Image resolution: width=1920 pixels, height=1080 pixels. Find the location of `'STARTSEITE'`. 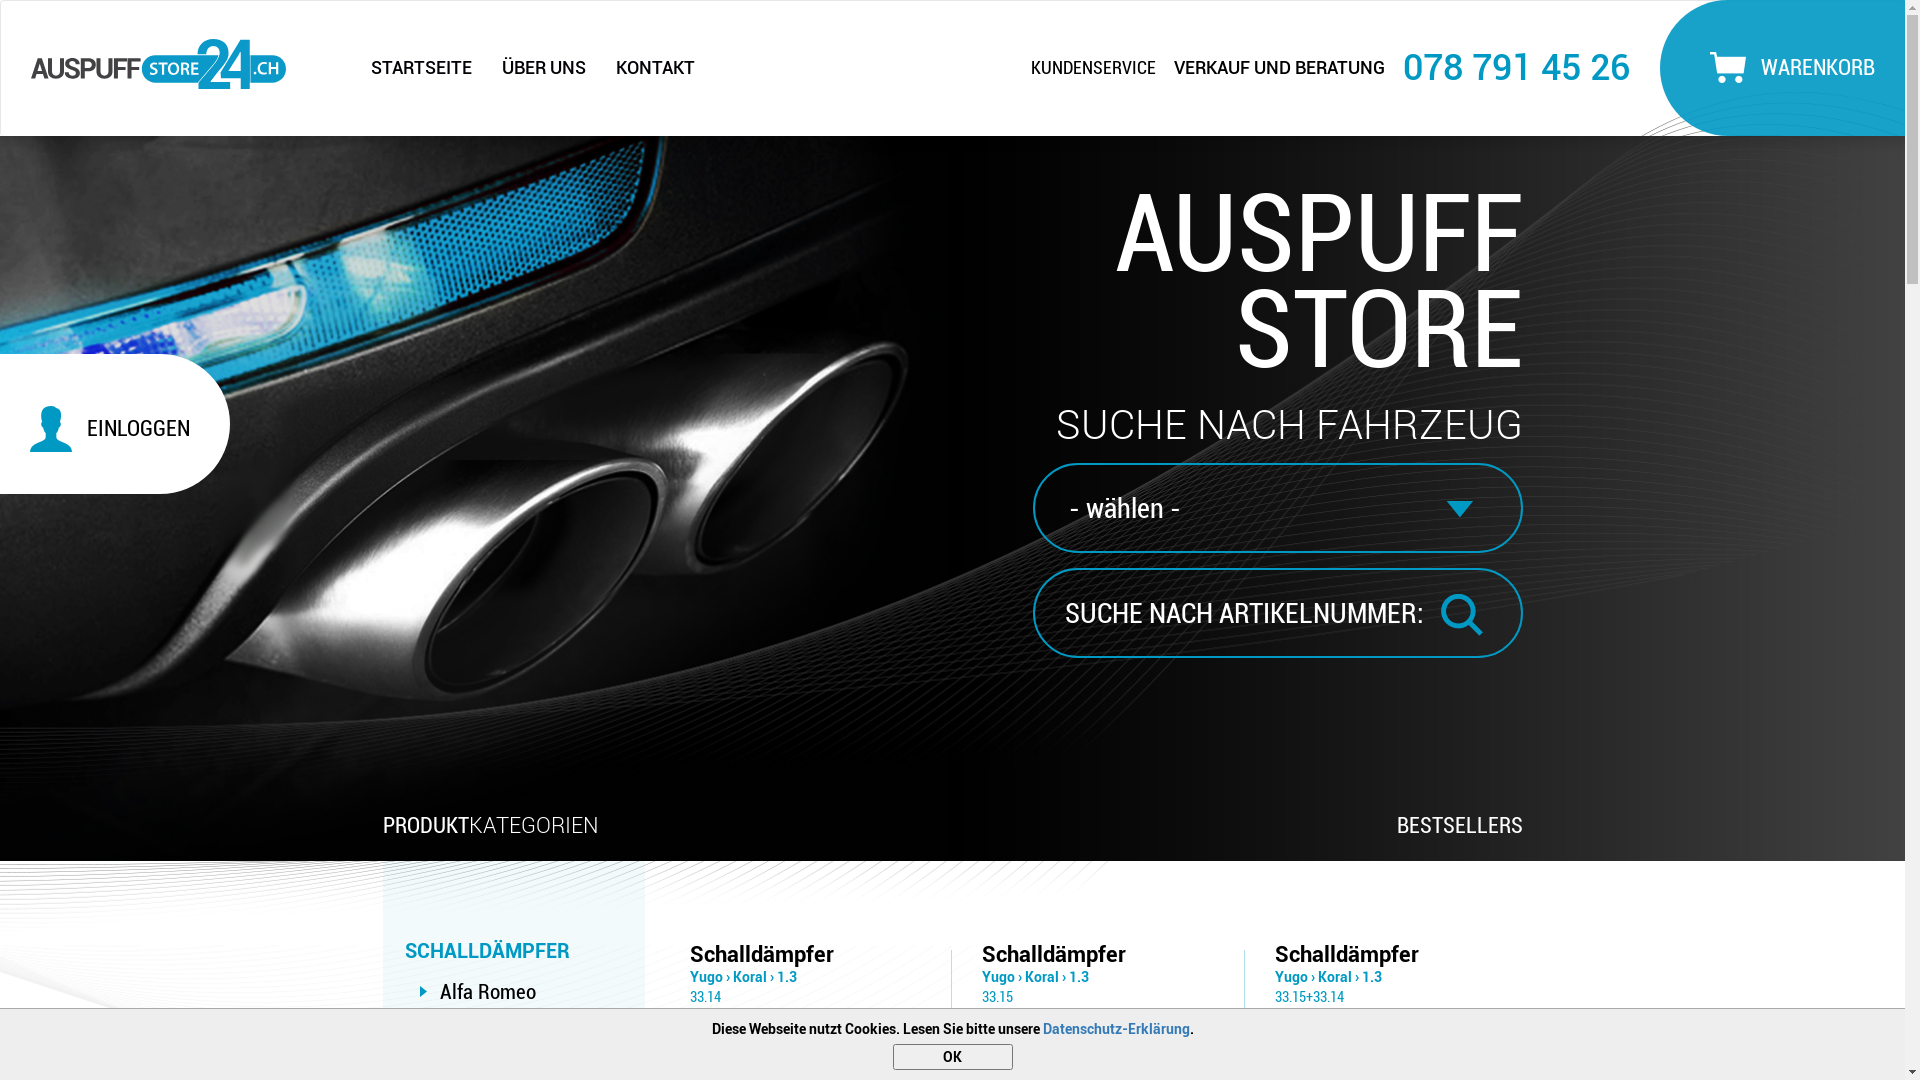

'STARTSEITE' is located at coordinates (355, 67).